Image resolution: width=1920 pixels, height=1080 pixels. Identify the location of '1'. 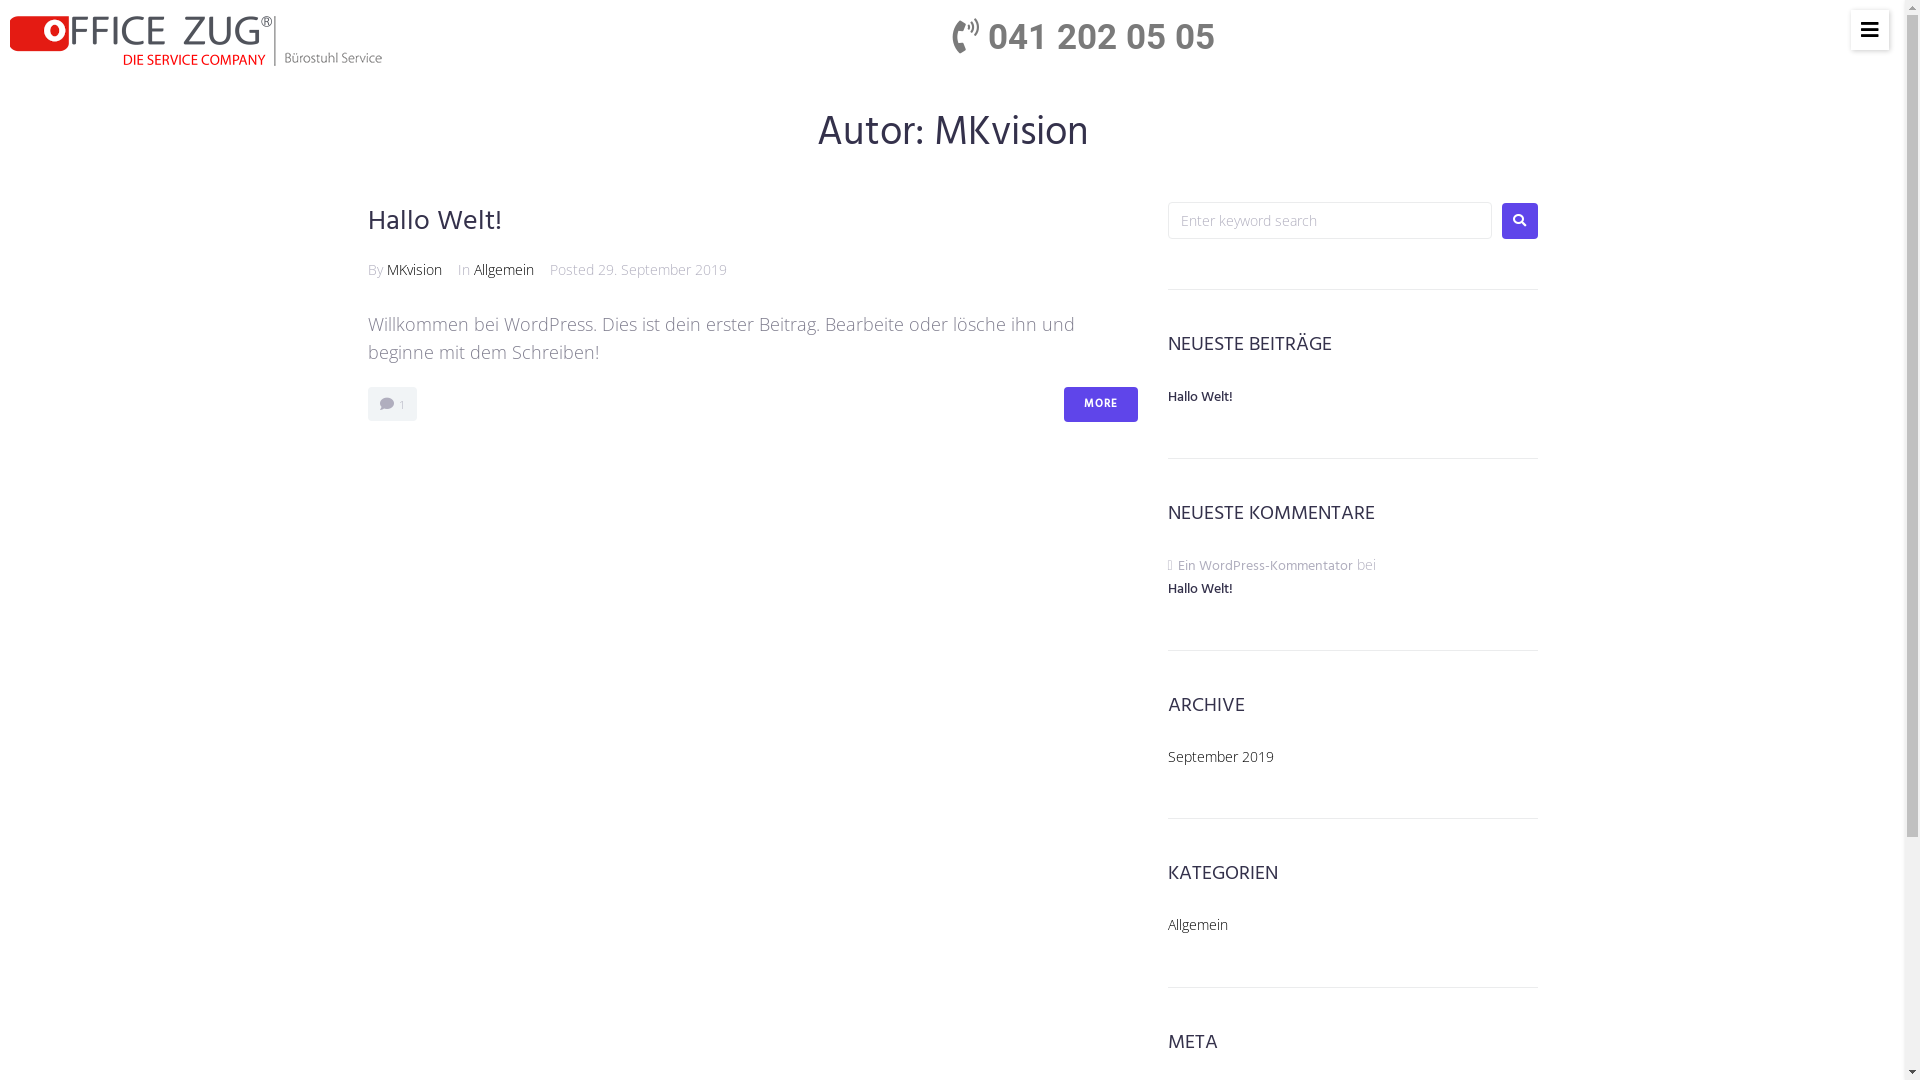
(392, 404).